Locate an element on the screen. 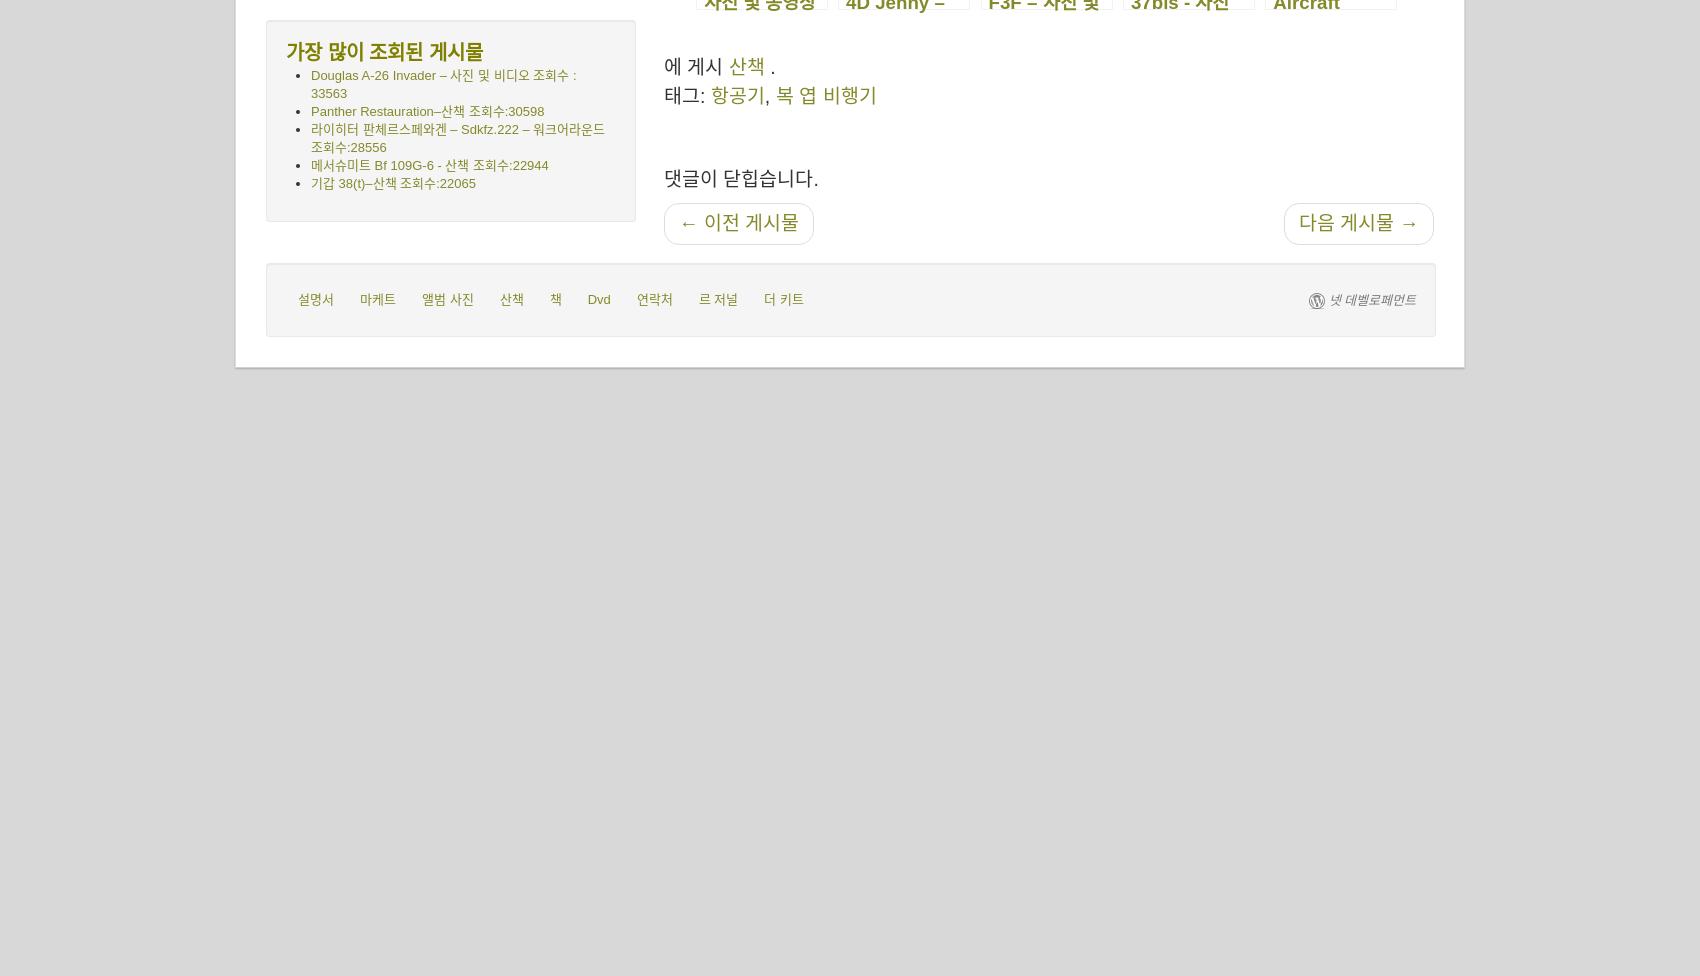 The width and height of the screenshot is (1700, 976). '댓글이 닫힙습니다.' is located at coordinates (741, 177).